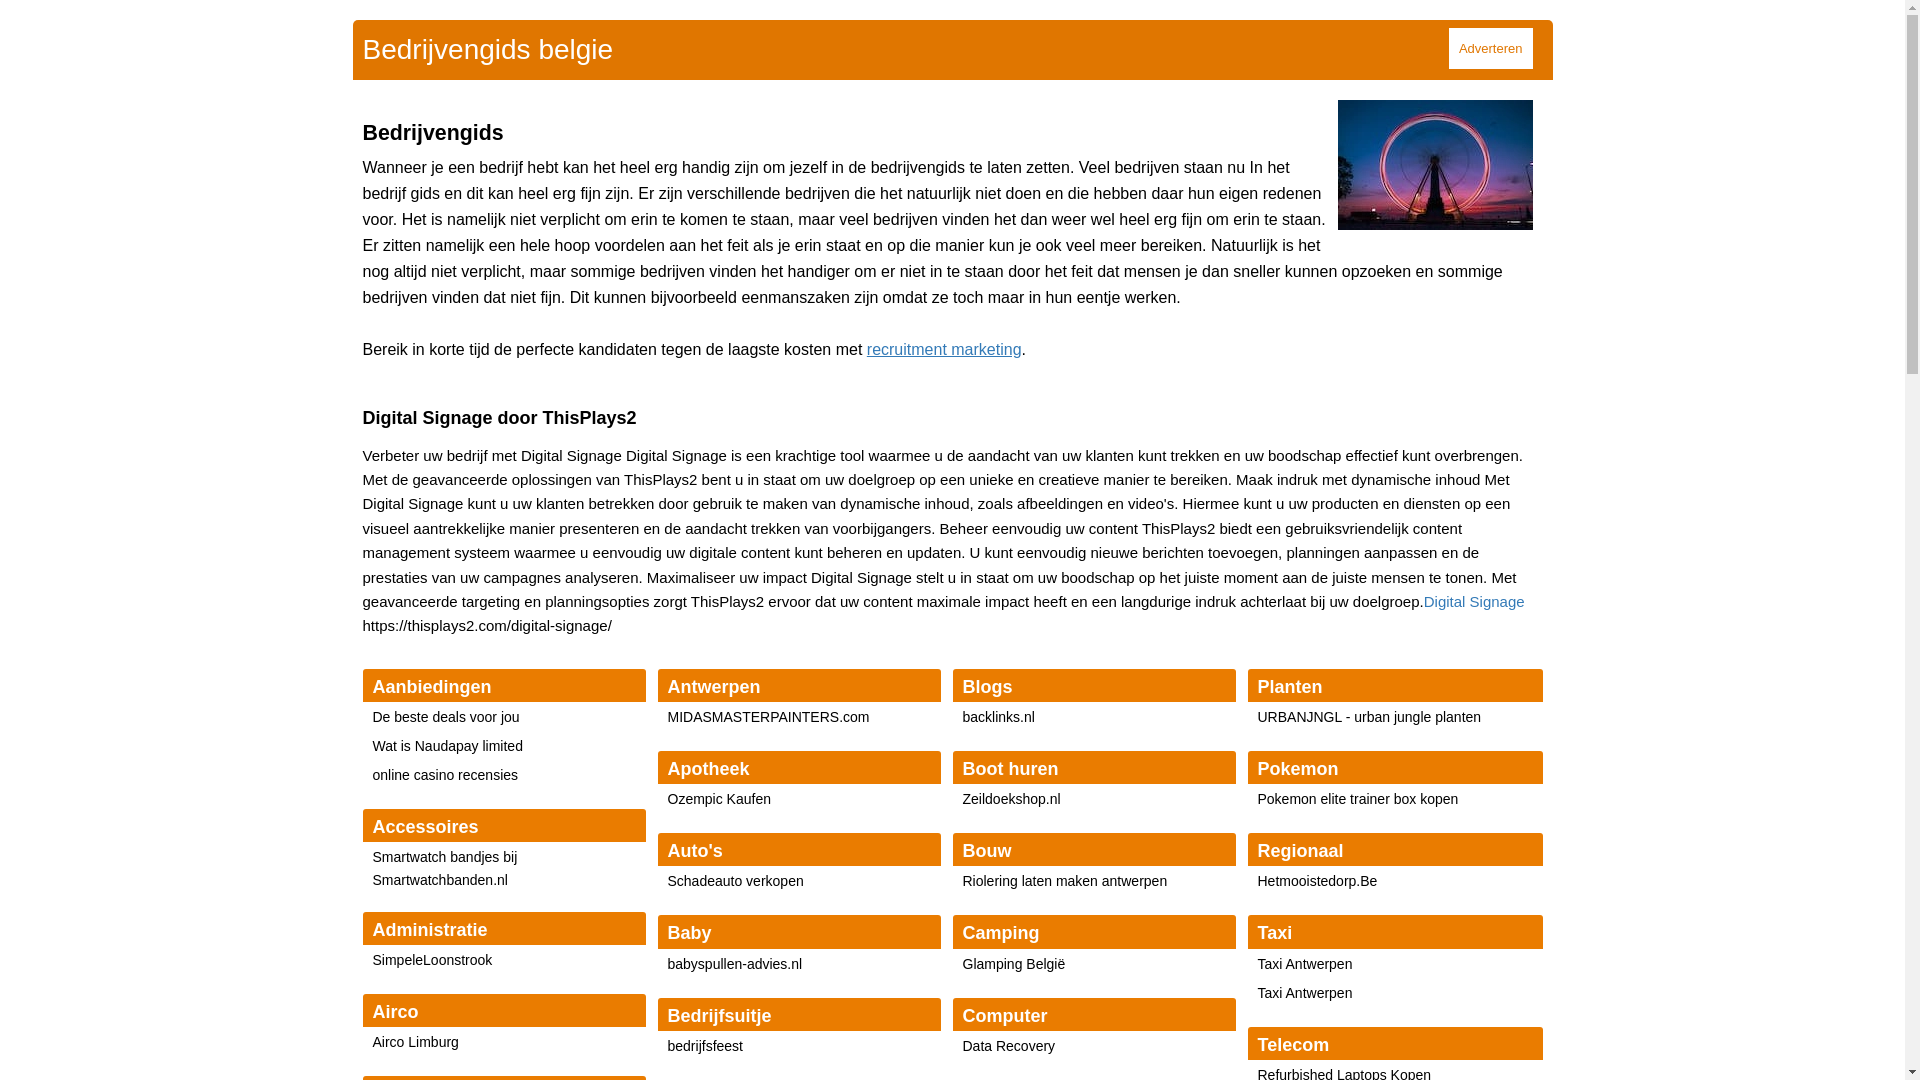  What do you see at coordinates (1358, 797) in the screenshot?
I see `'Pokemon elite trainer box kopen'` at bounding box center [1358, 797].